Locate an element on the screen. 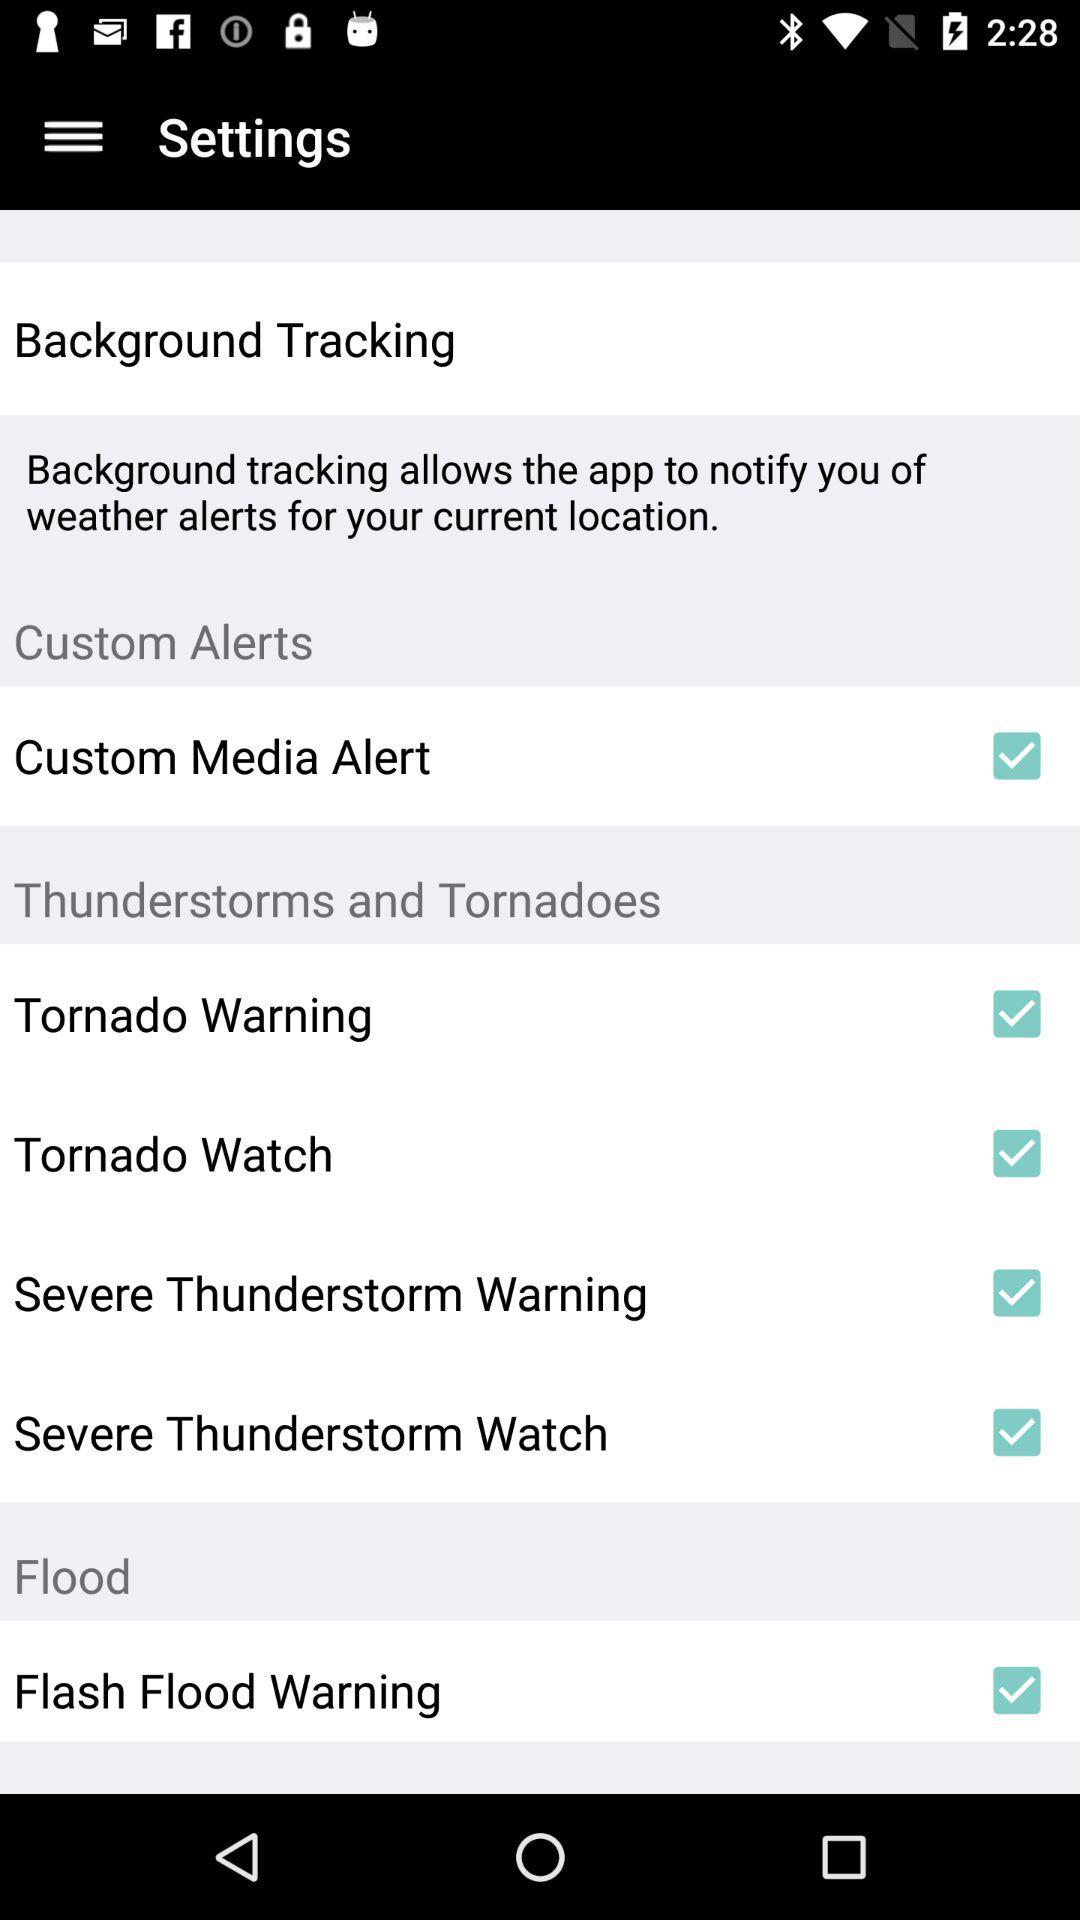 The height and width of the screenshot is (1920, 1080). item next to the severe thunderstorm warning icon is located at coordinates (1017, 1292).